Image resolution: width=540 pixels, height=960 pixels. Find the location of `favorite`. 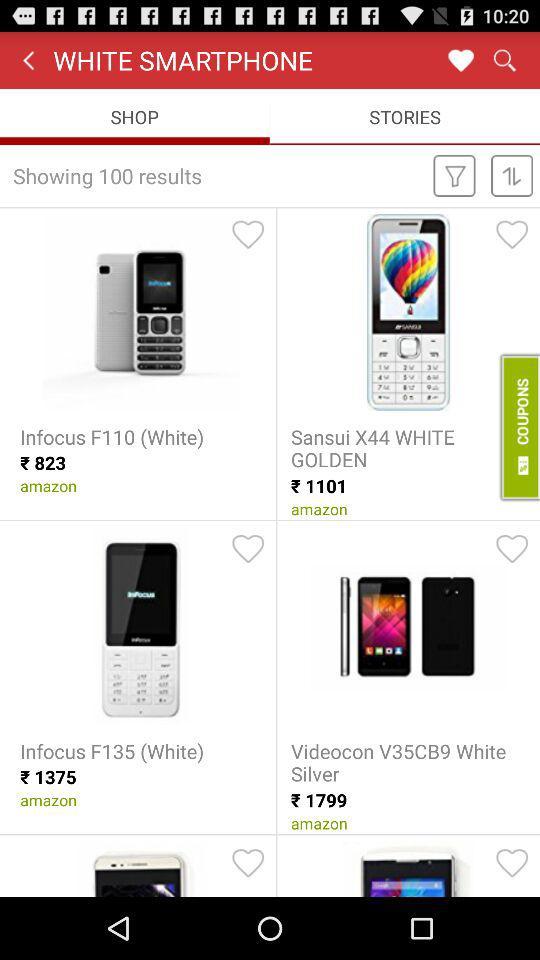

favorite is located at coordinates (512, 549).